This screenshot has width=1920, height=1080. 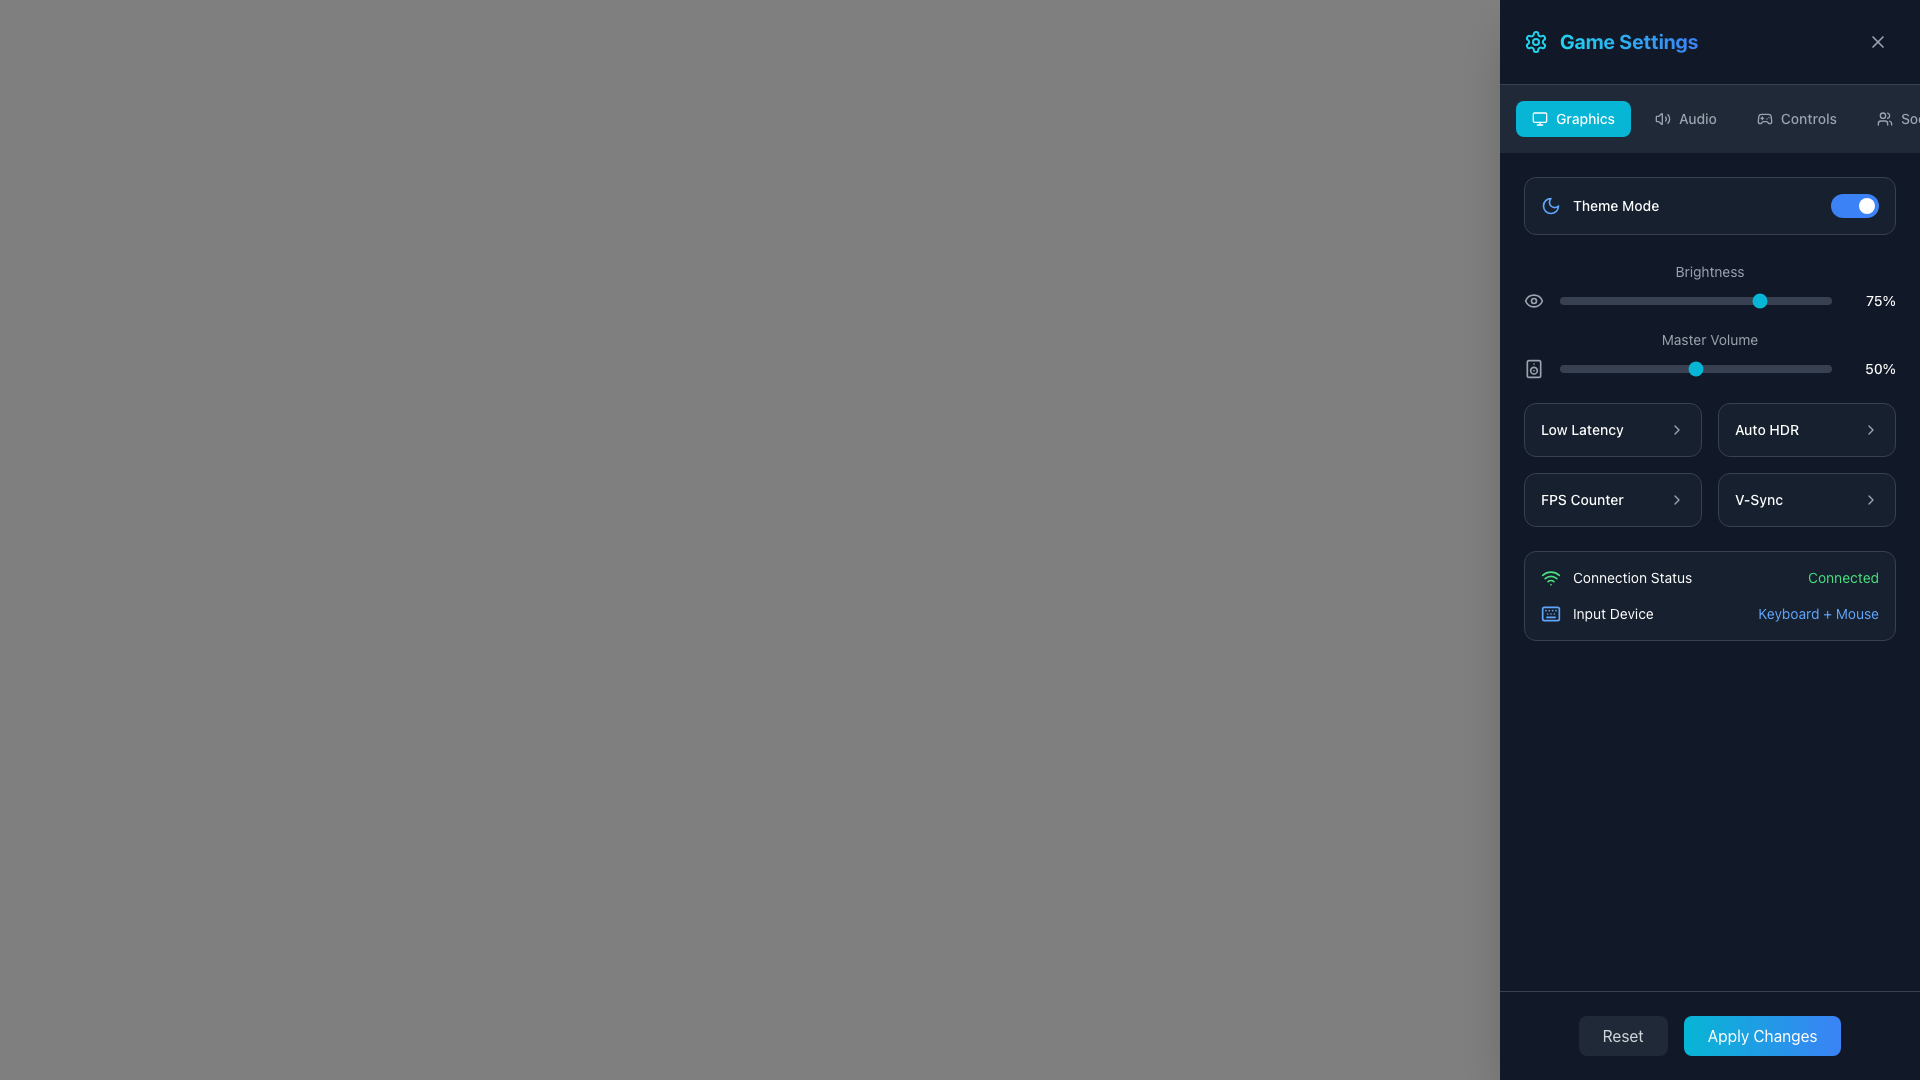 I want to click on the 'Auto HDR' button, which is part of the 'Graphics' section in the settings panel, so click(x=1806, y=428).